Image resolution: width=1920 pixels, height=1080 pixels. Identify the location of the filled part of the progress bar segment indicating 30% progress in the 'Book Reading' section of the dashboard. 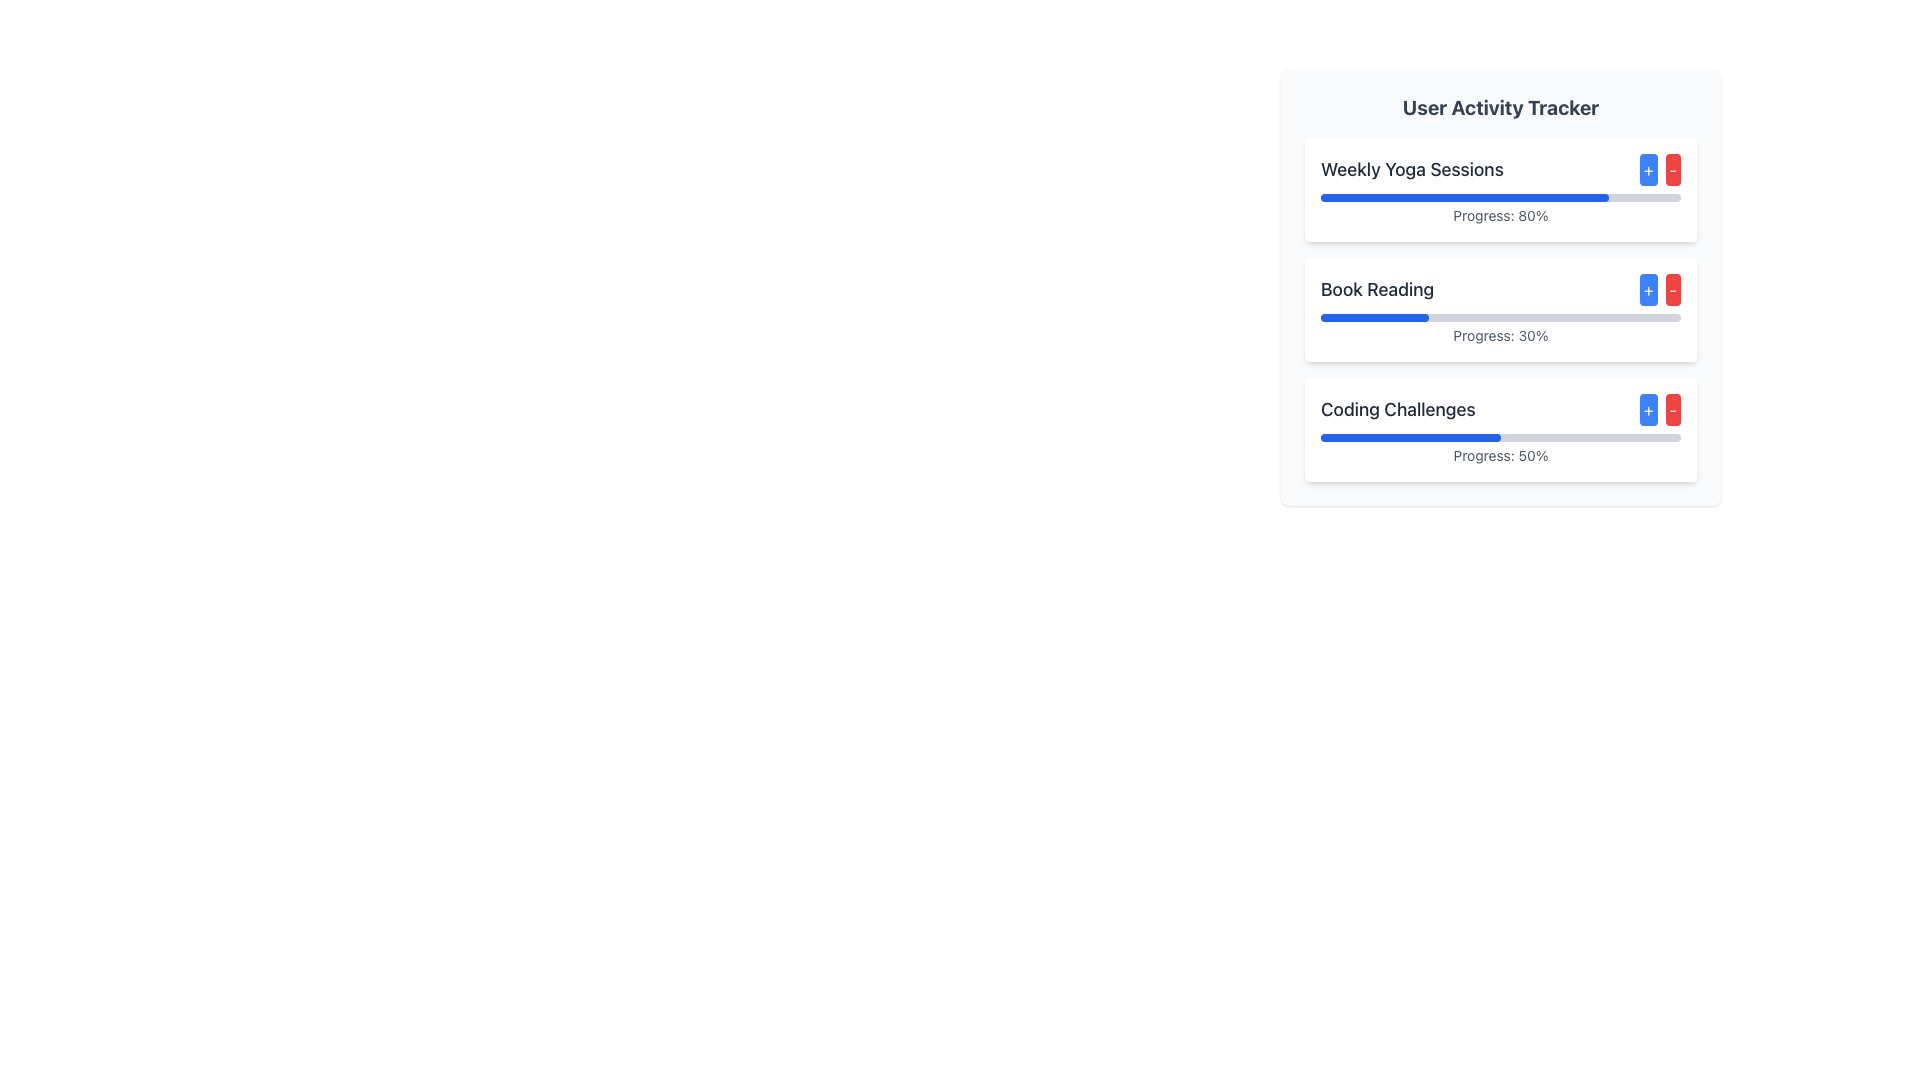
(1373, 316).